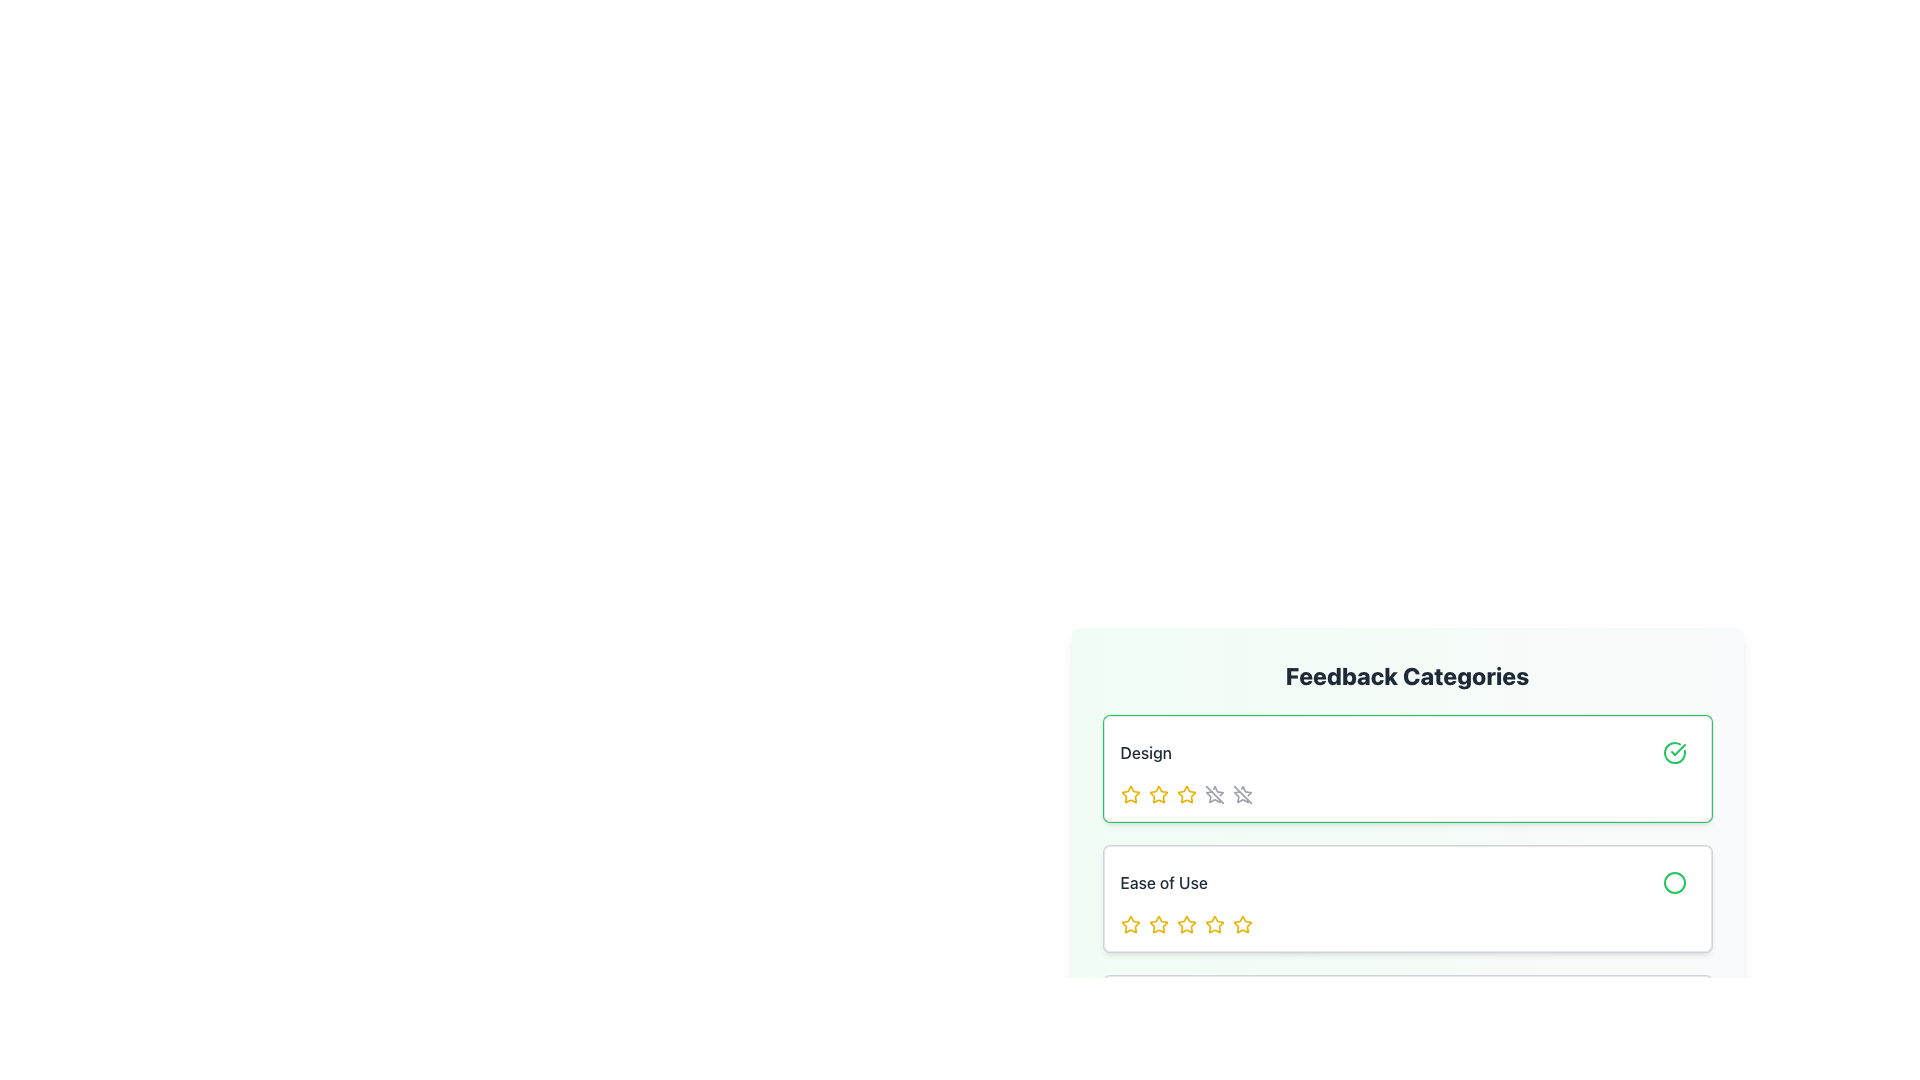 Image resolution: width=1920 pixels, height=1080 pixels. Describe the element at coordinates (1406, 793) in the screenshot. I see `the interactive star rating component for the 'Design' aspect` at that location.